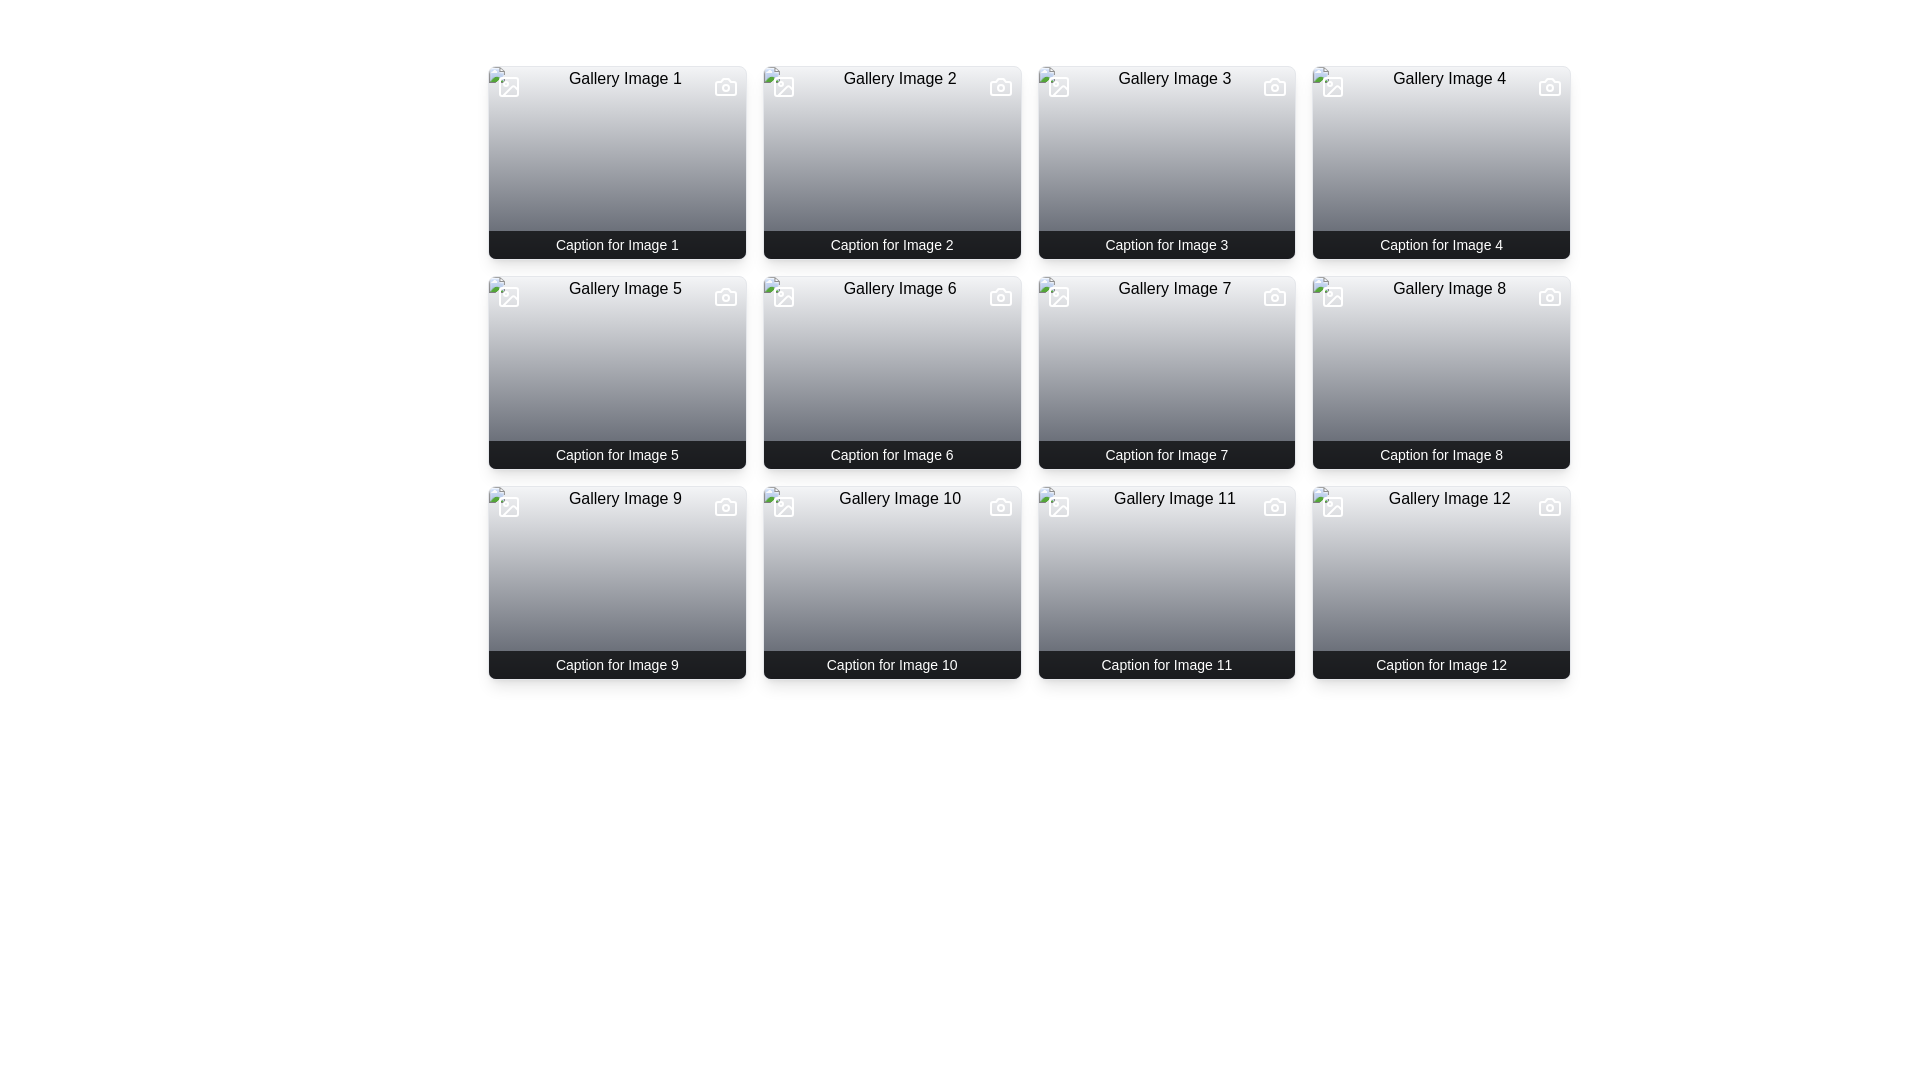 This screenshot has width=1920, height=1080. I want to click on the Text Label that displays the caption for the associated image at the bottom of the first image in the gallery interface, so click(616, 244).